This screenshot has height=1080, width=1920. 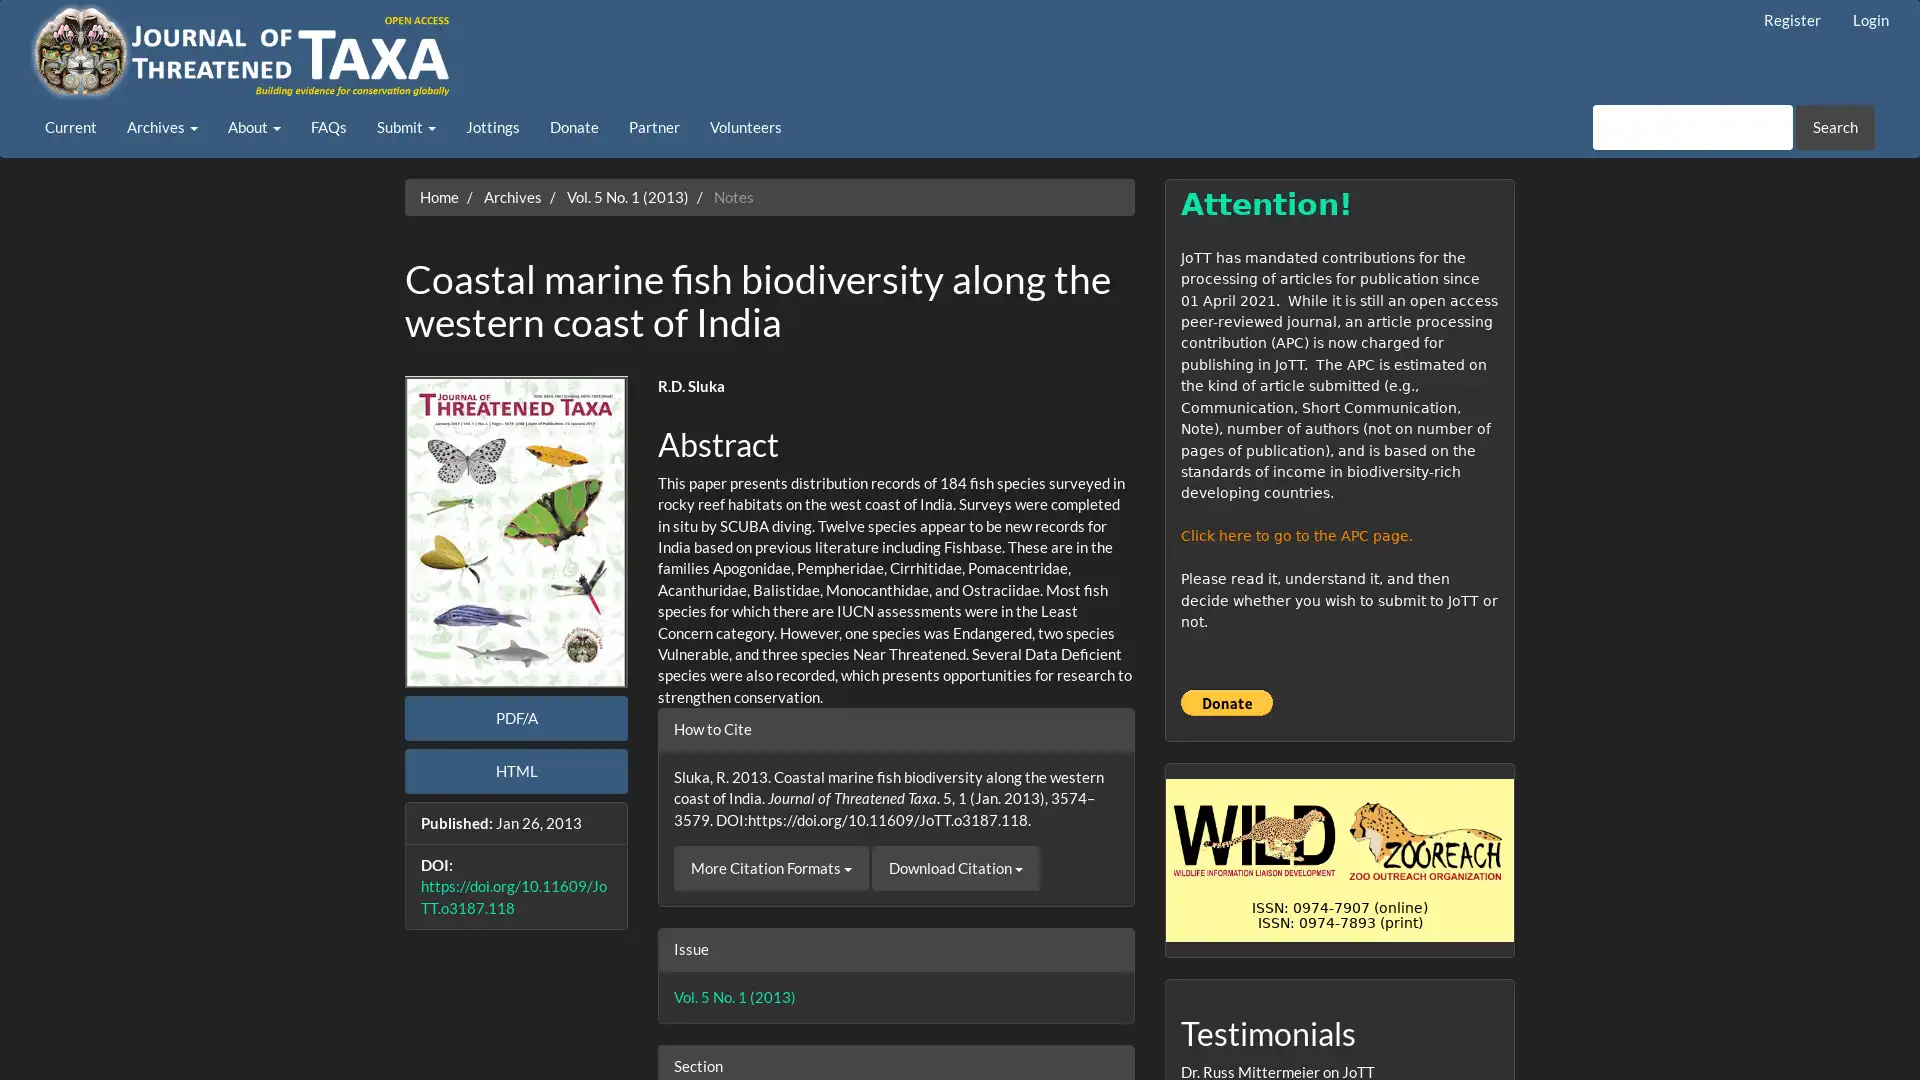 I want to click on More Citation Formats, so click(x=770, y=866).